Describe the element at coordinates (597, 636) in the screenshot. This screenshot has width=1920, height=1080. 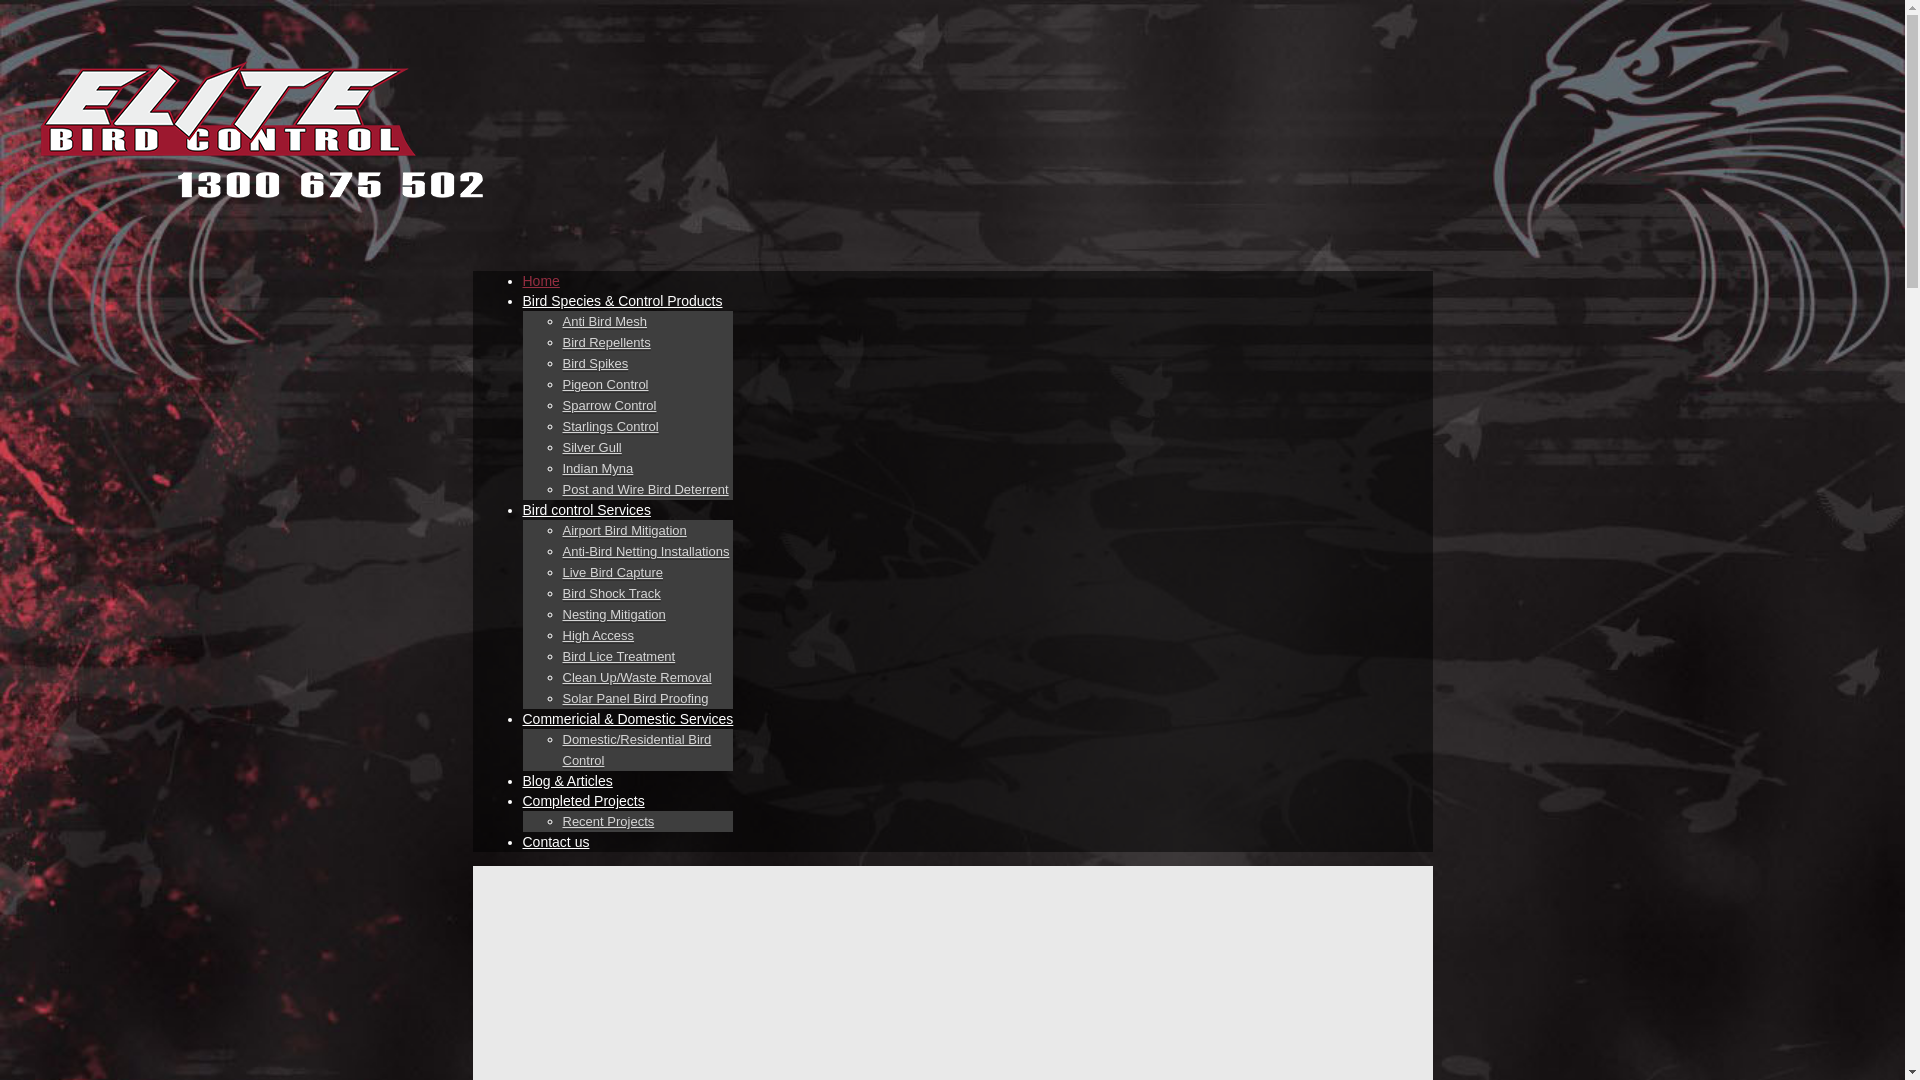
I see `'High Access'` at that location.